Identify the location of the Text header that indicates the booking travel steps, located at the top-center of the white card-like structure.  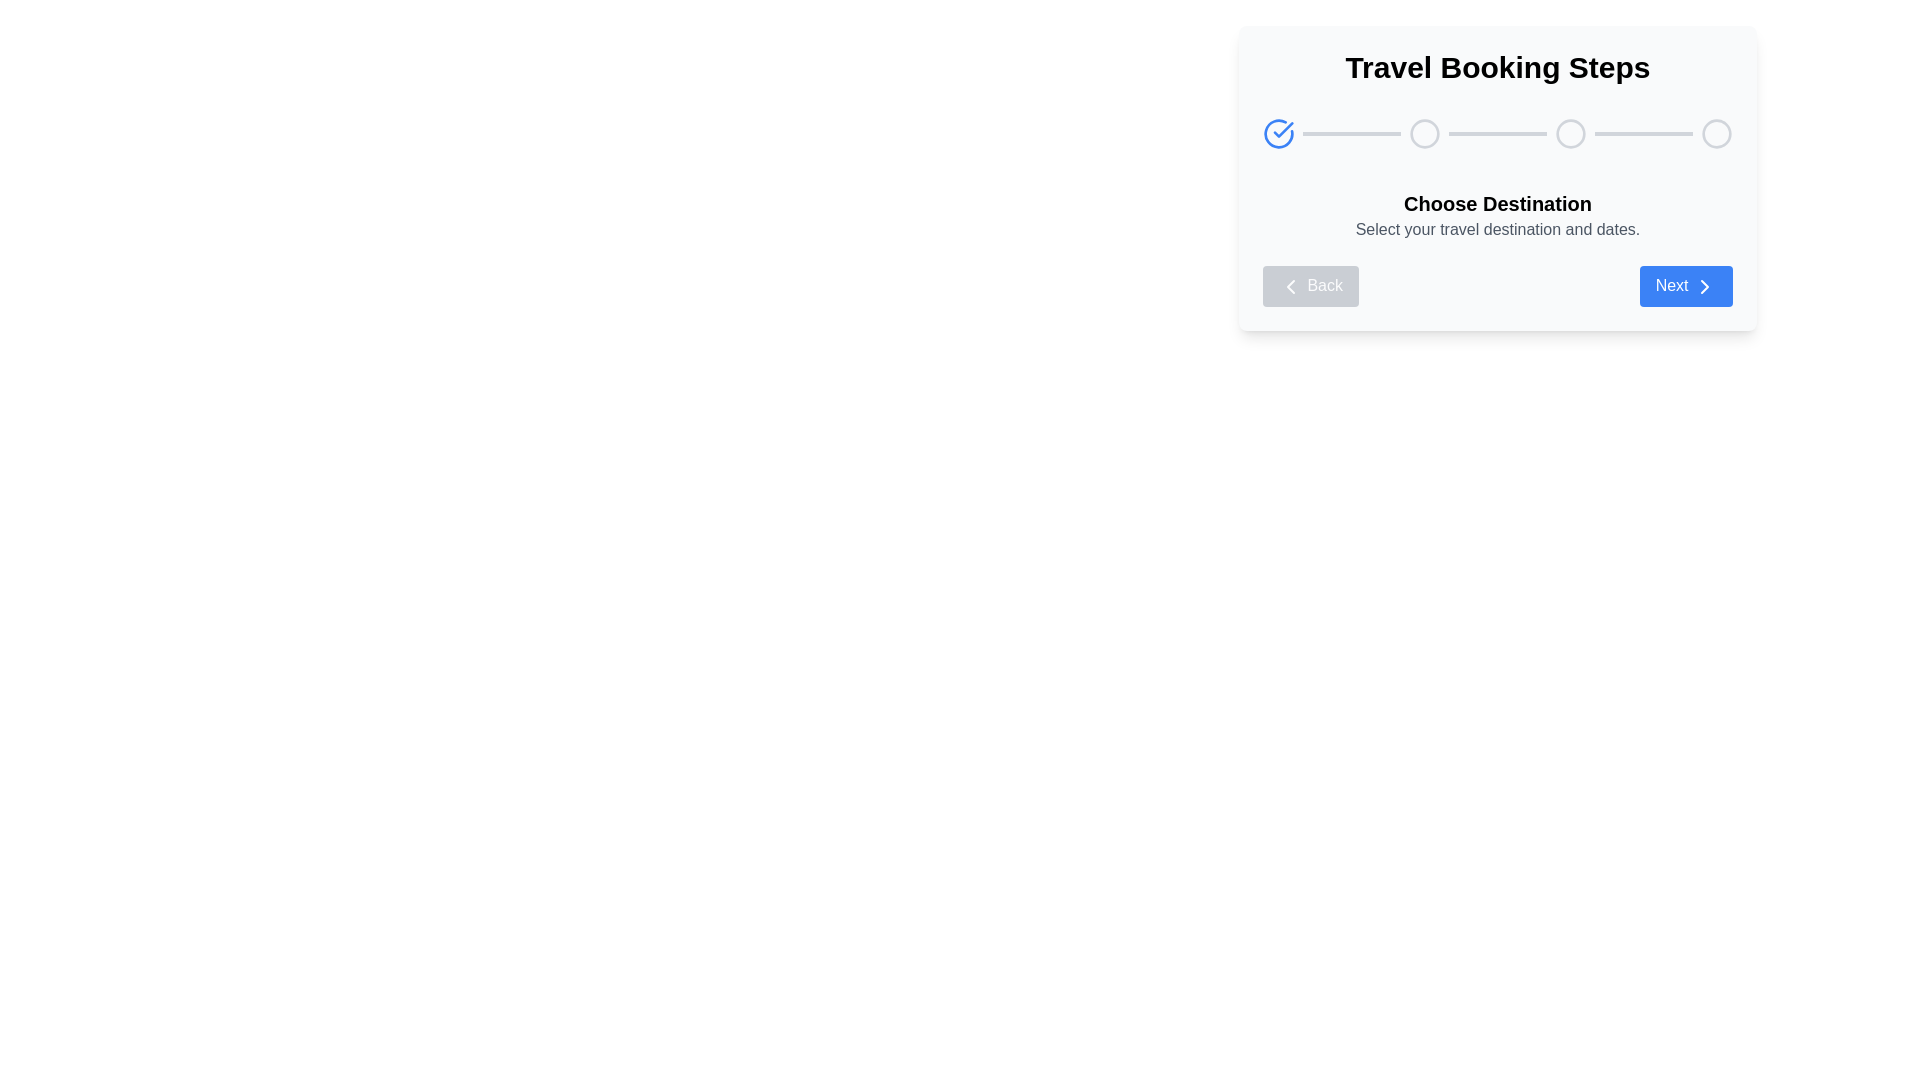
(1497, 67).